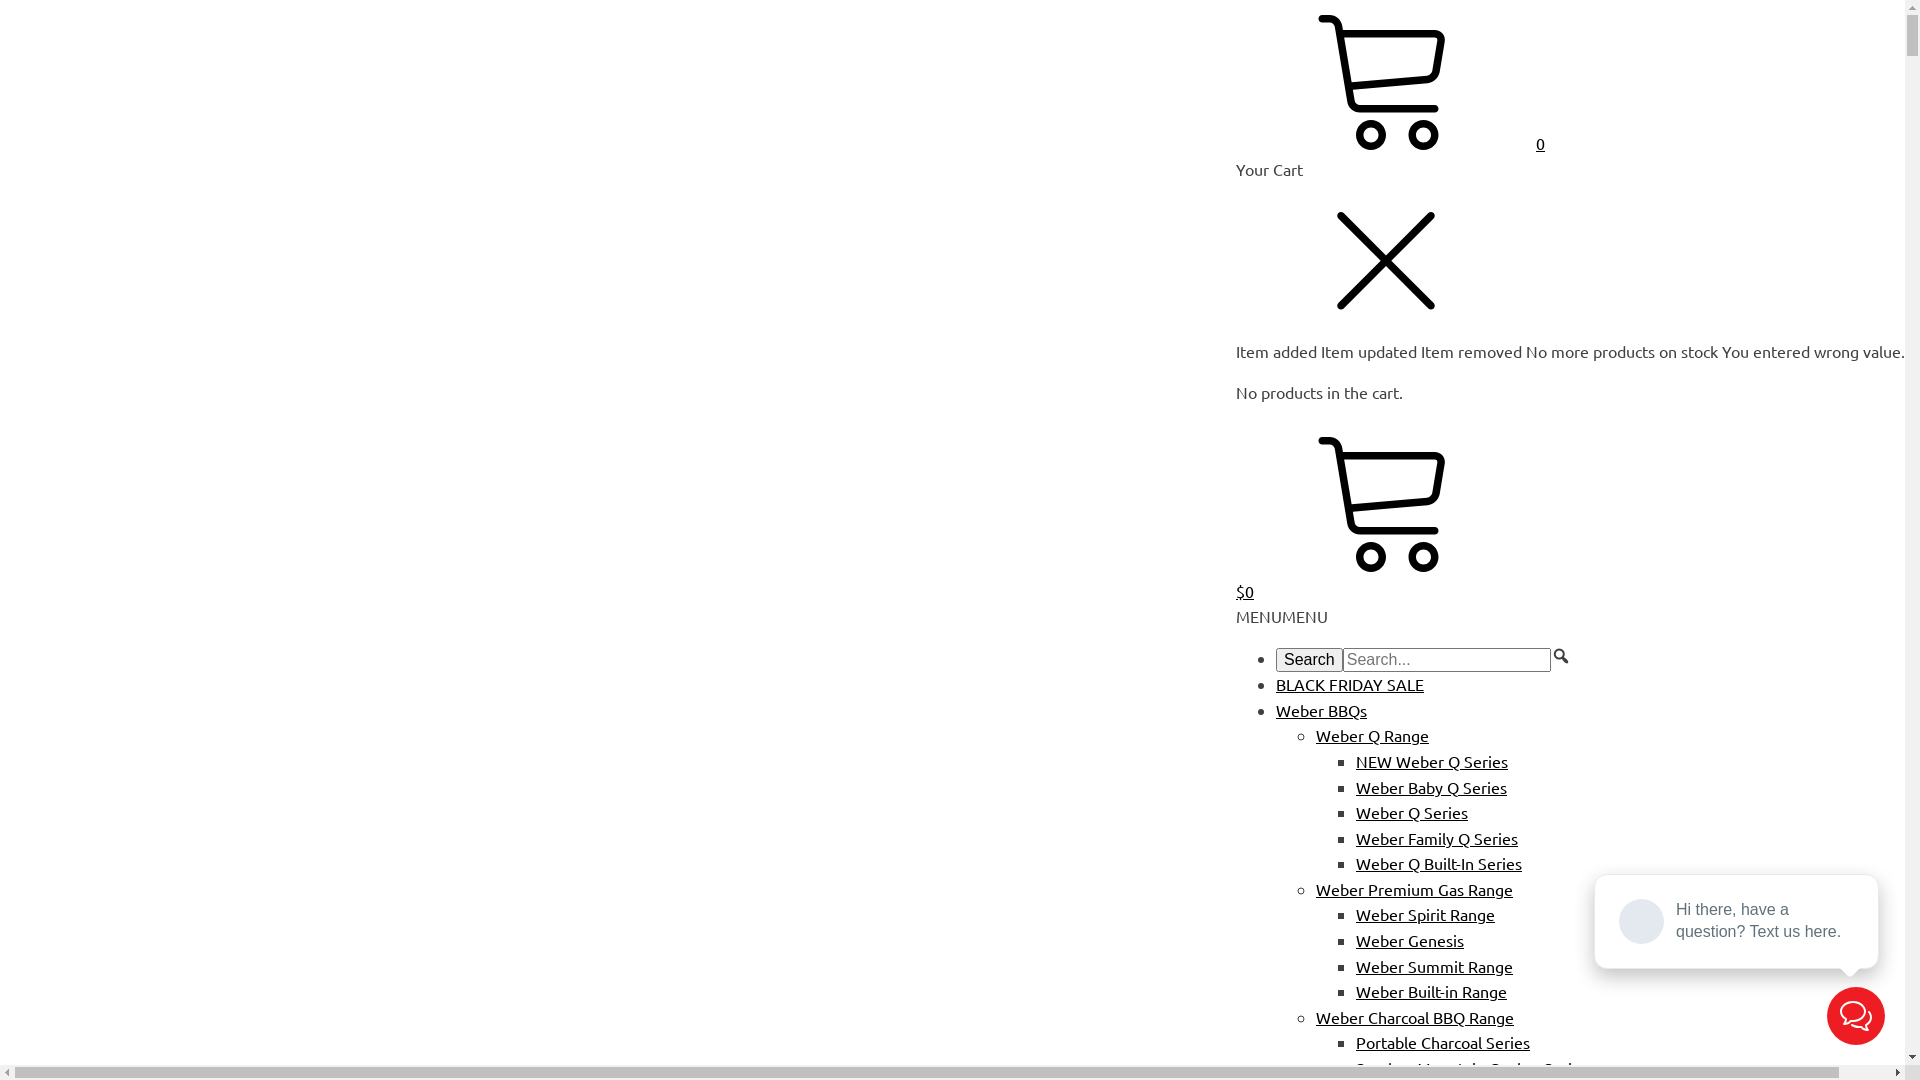  I want to click on 'Smokey Mountain Cooker Series', so click(1472, 1067).